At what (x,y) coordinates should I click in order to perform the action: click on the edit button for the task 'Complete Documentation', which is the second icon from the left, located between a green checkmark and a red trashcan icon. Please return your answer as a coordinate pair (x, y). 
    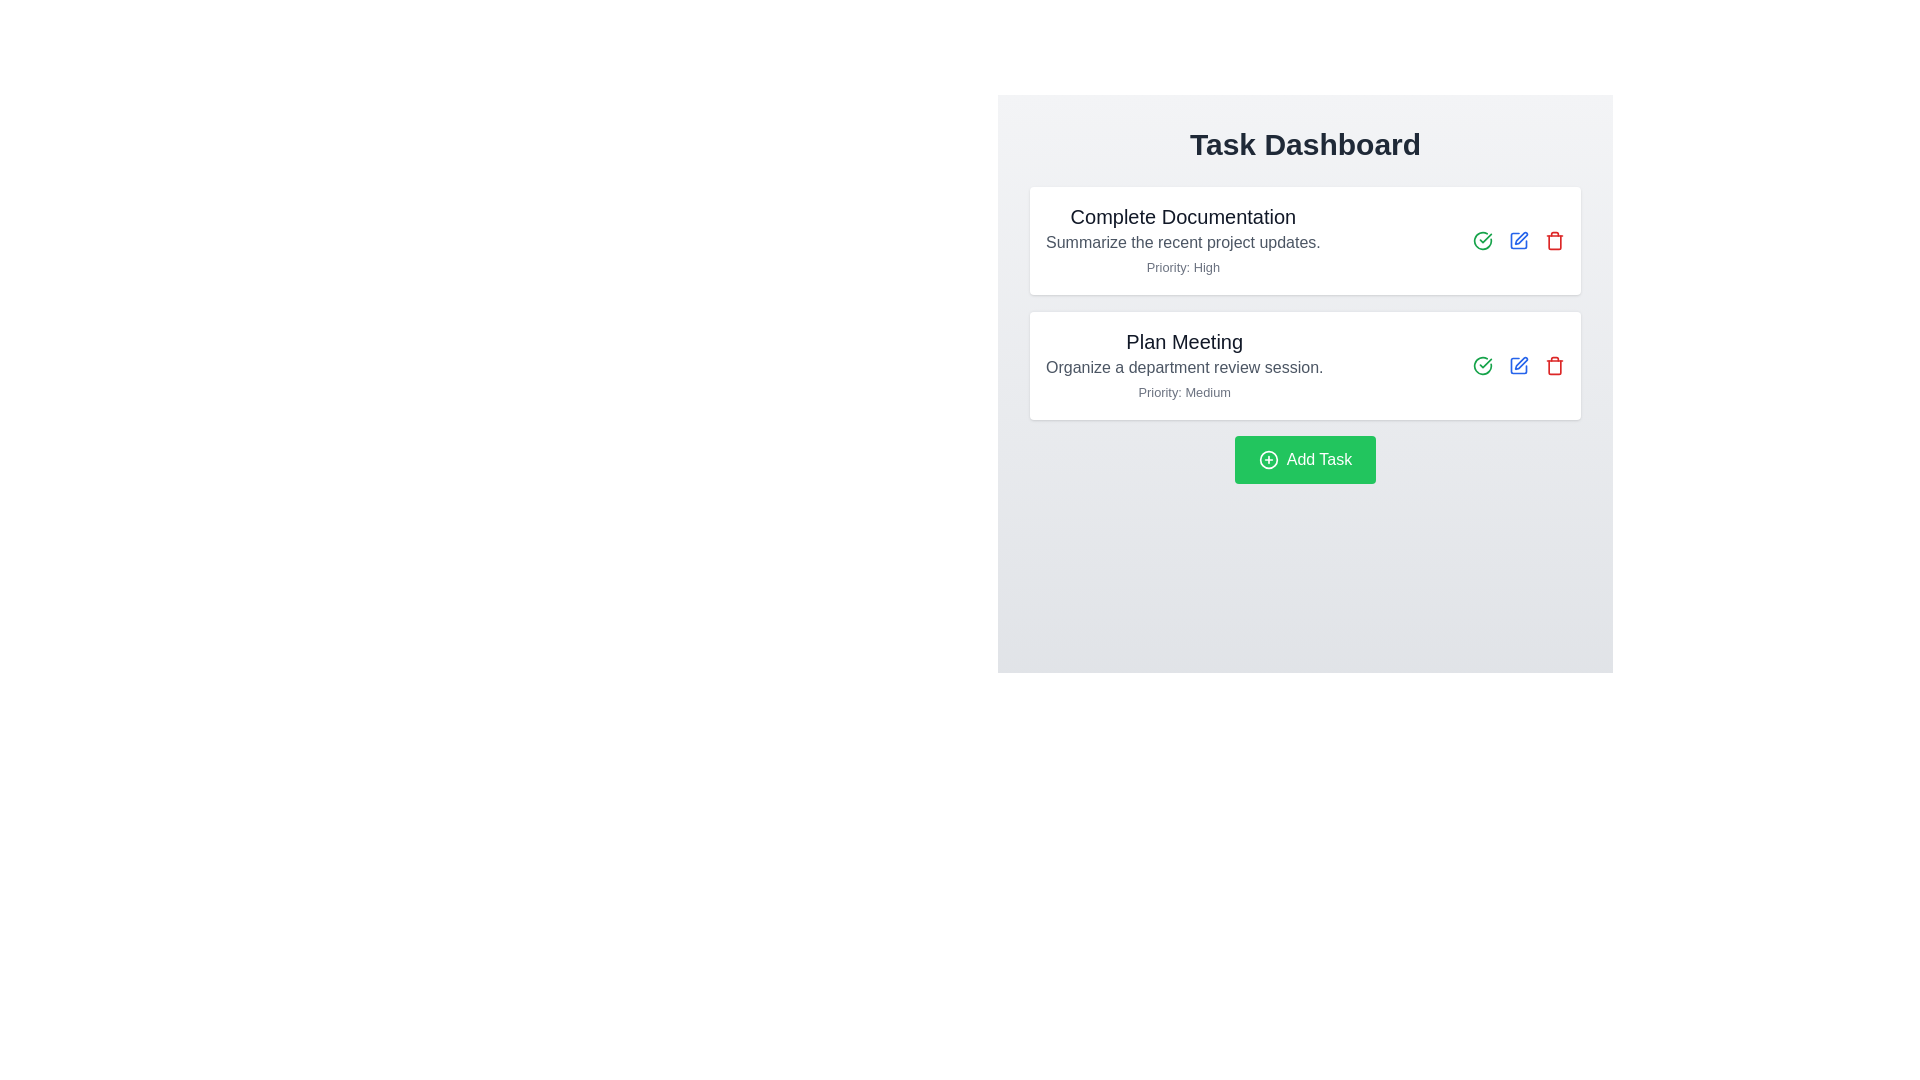
    Looking at the image, I should click on (1518, 239).